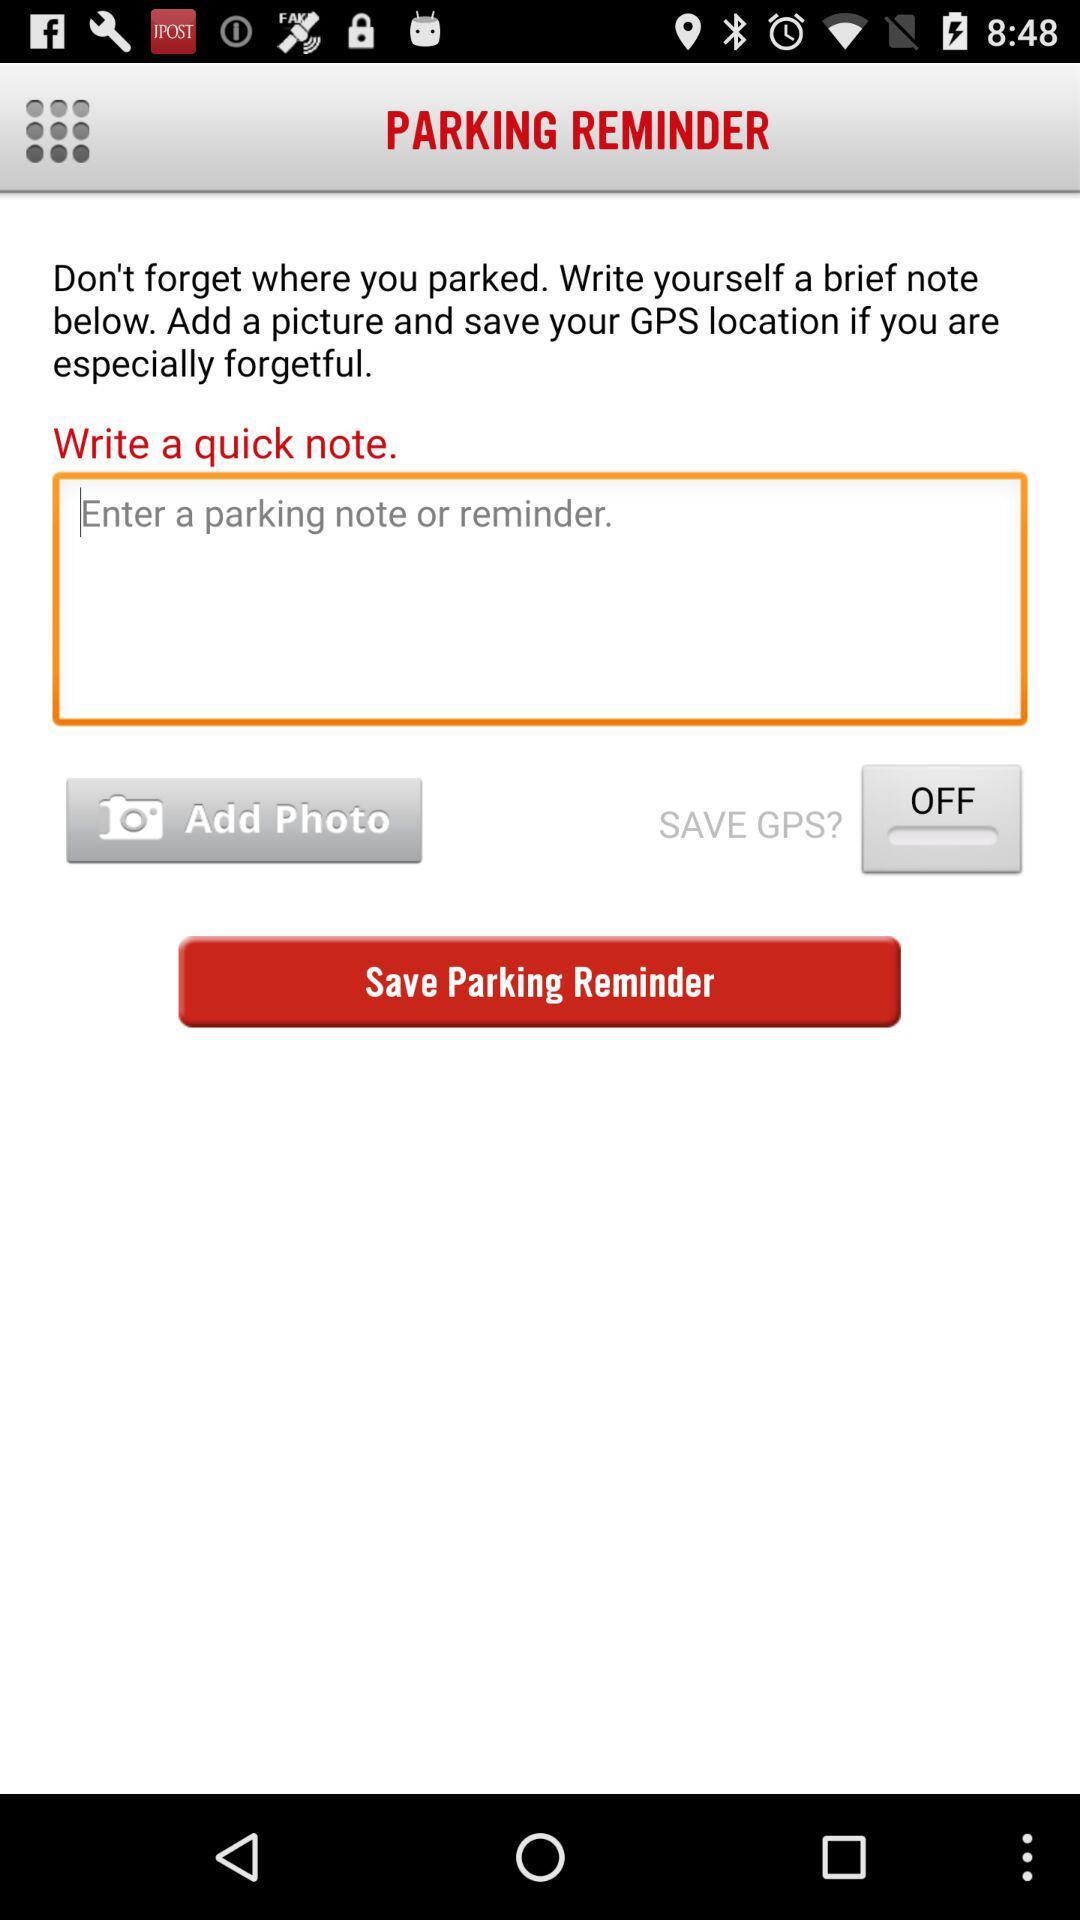 This screenshot has height=1920, width=1080. What do you see at coordinates (941, 823) in the screenshot?
I see `the button above save parking reminder button` at bounding box center [941, 823].